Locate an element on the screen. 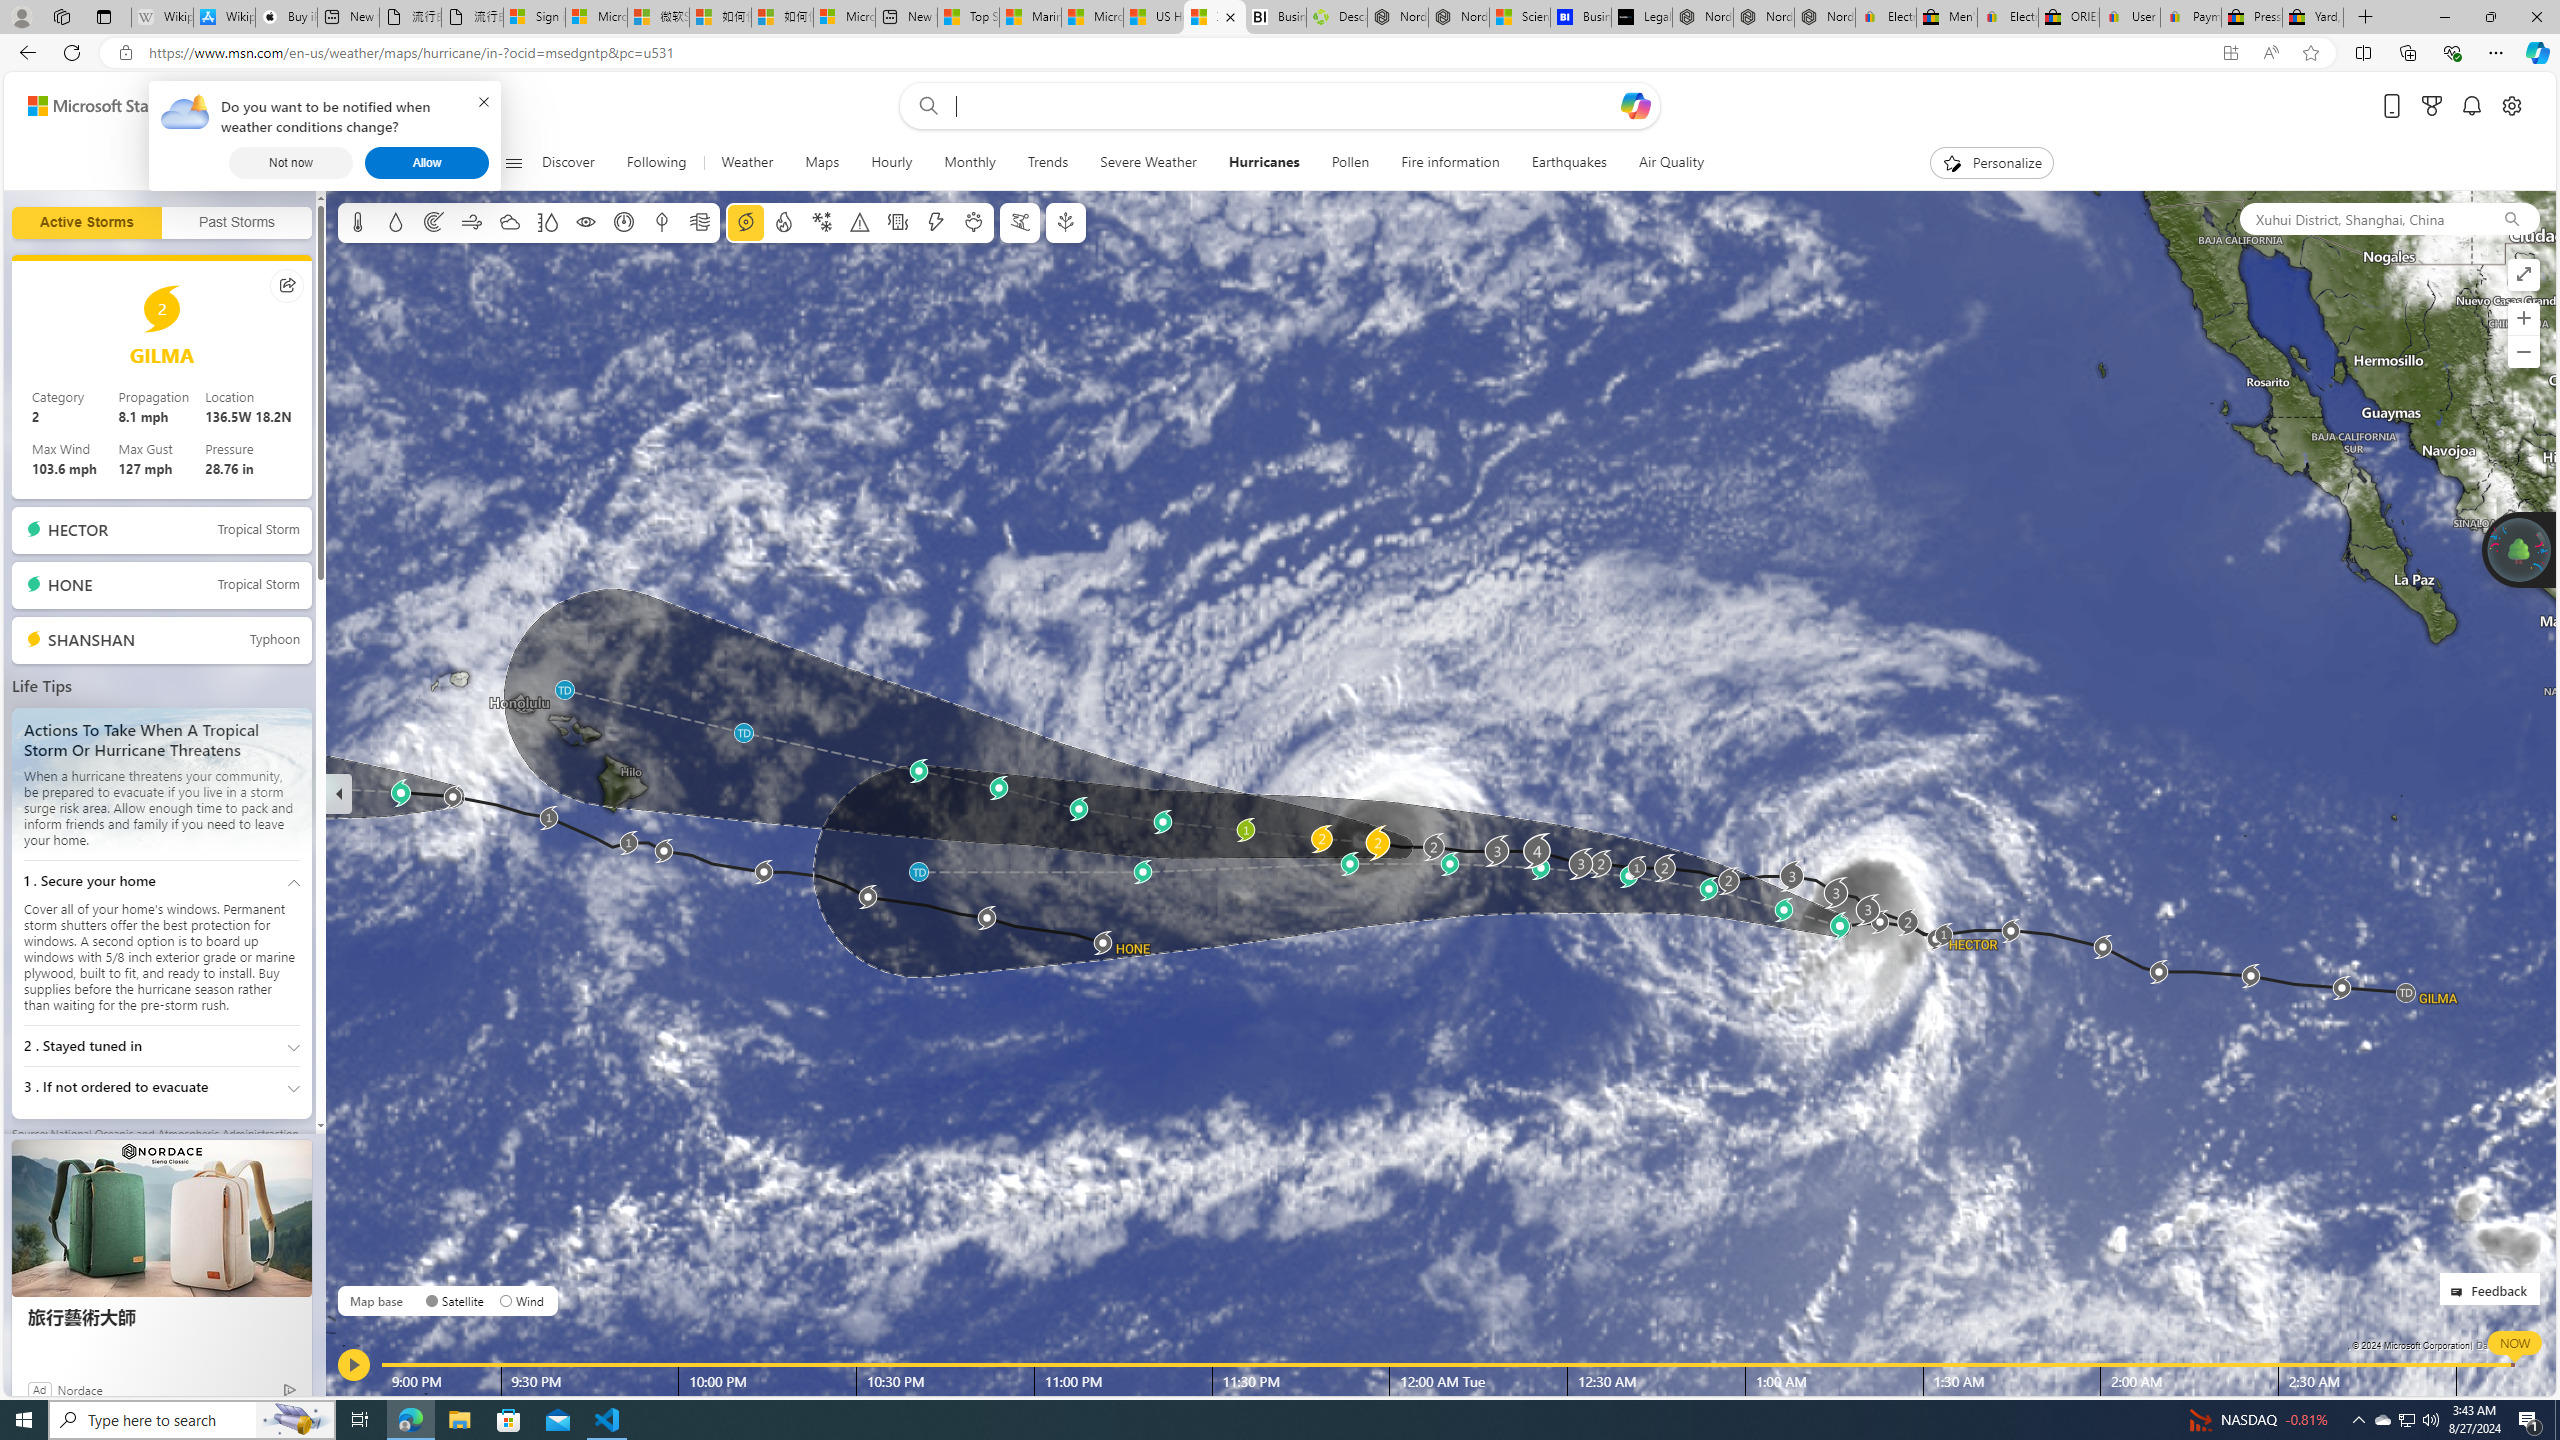 This screenshot has height=1440, width=2560. 'Pollen' is located at coordinates (1349, 162).